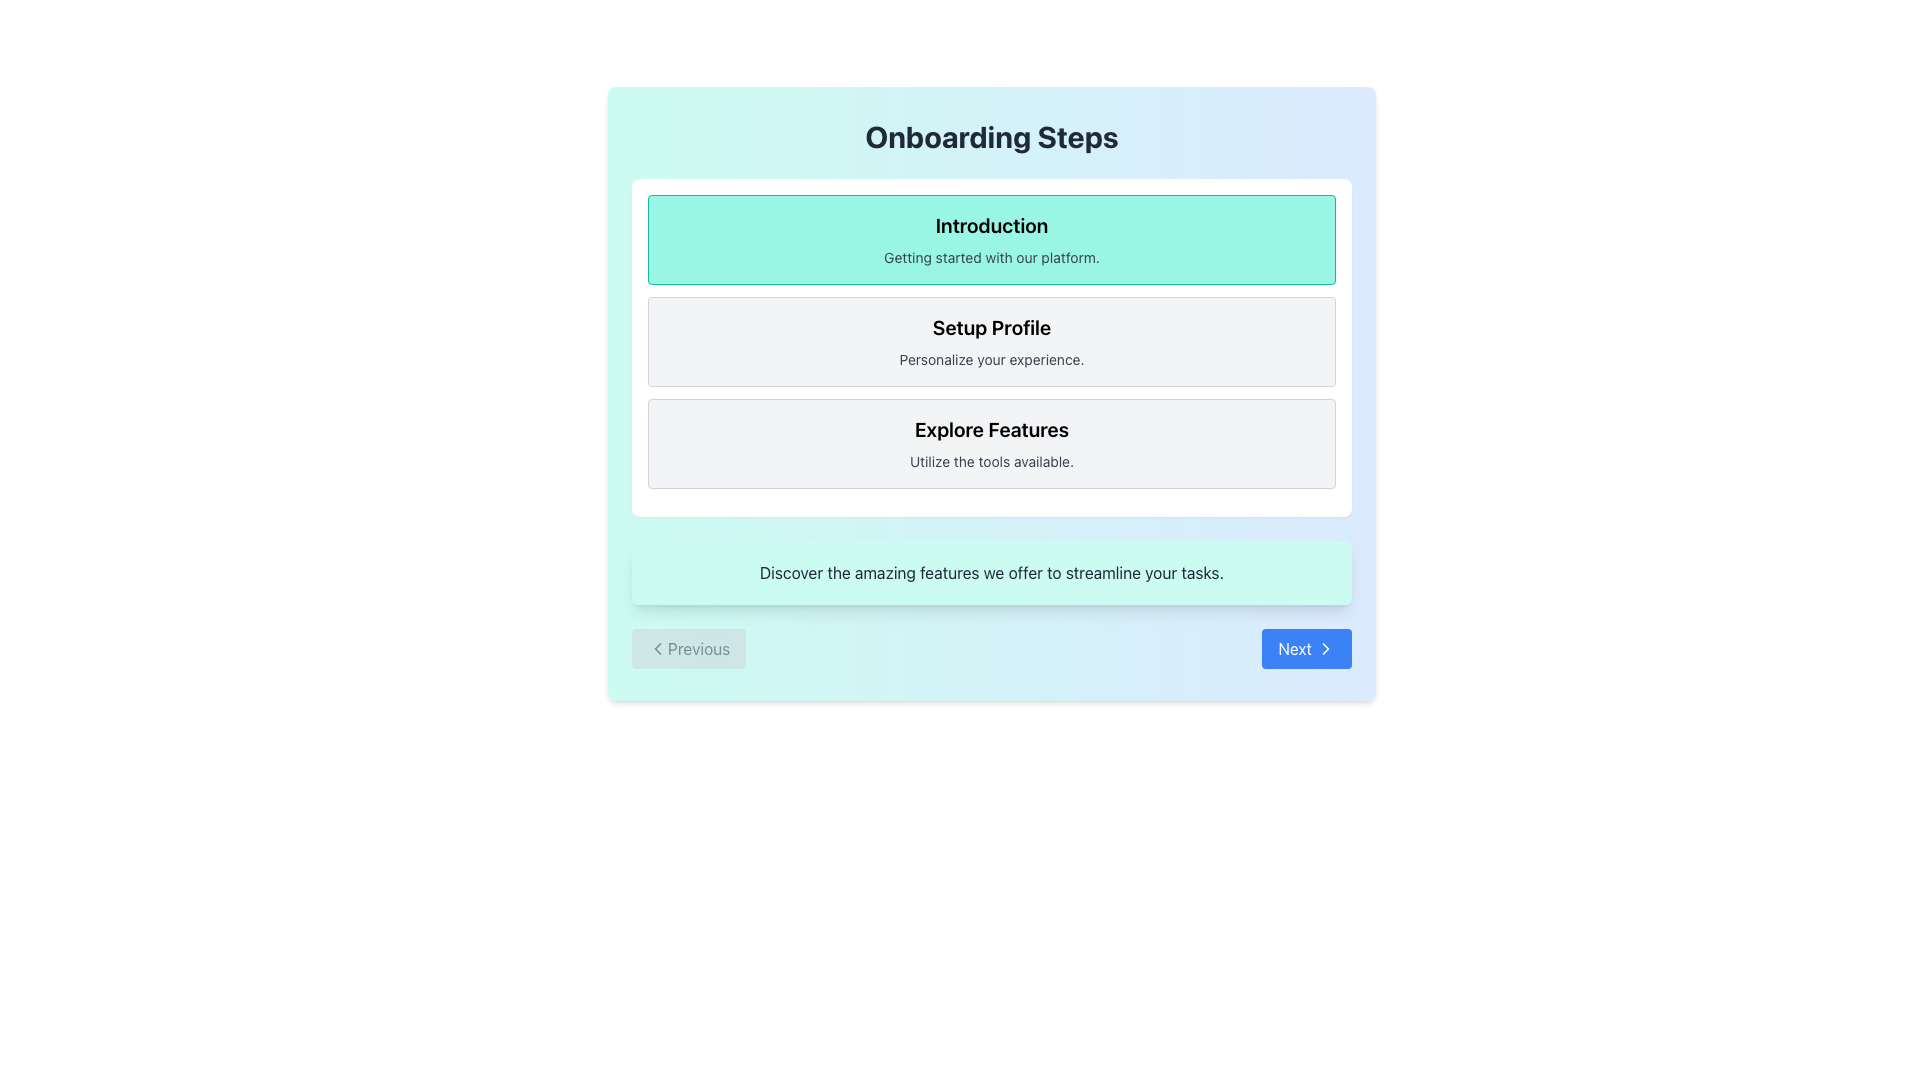  Describe the element at coordinates (1325, 648) in the screenshot. I see `the 'Next' button that houses the rightward-pointing chevron arrow icon located at the bottom-right corner of the interface` at that location.